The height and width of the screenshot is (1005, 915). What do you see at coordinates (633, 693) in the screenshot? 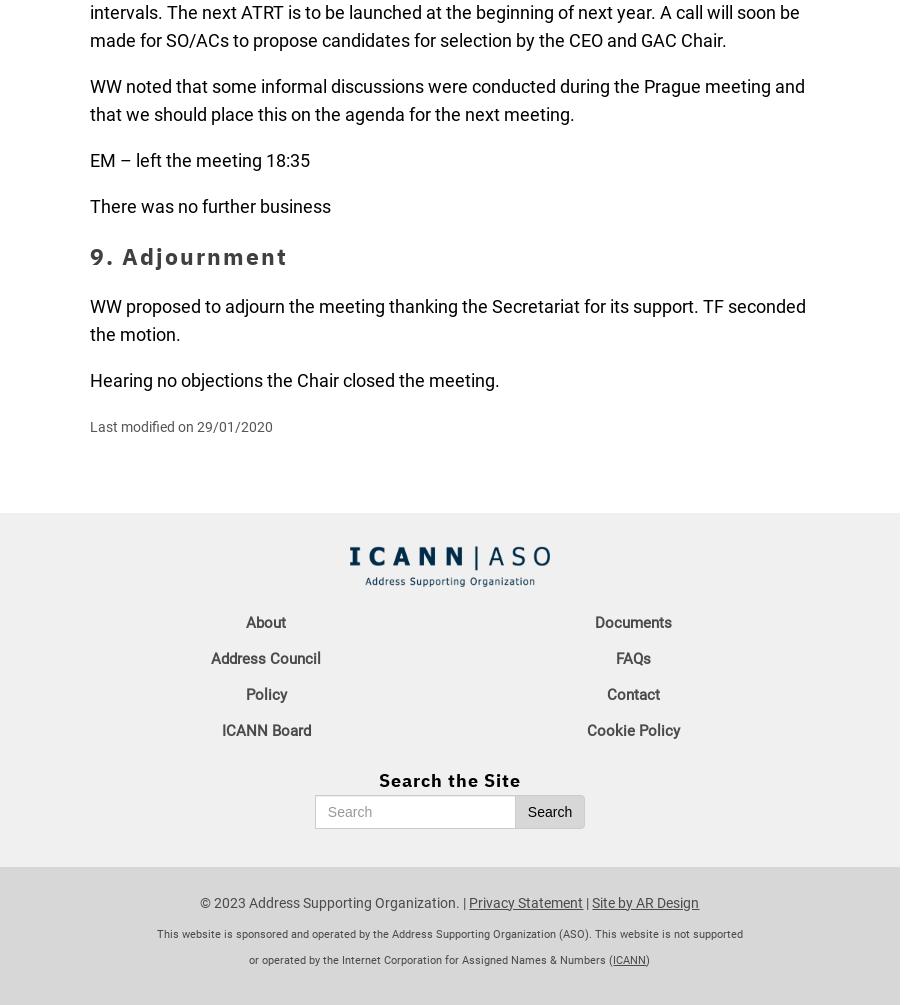
I see `'Contact'` at bounding box center [633, 693].